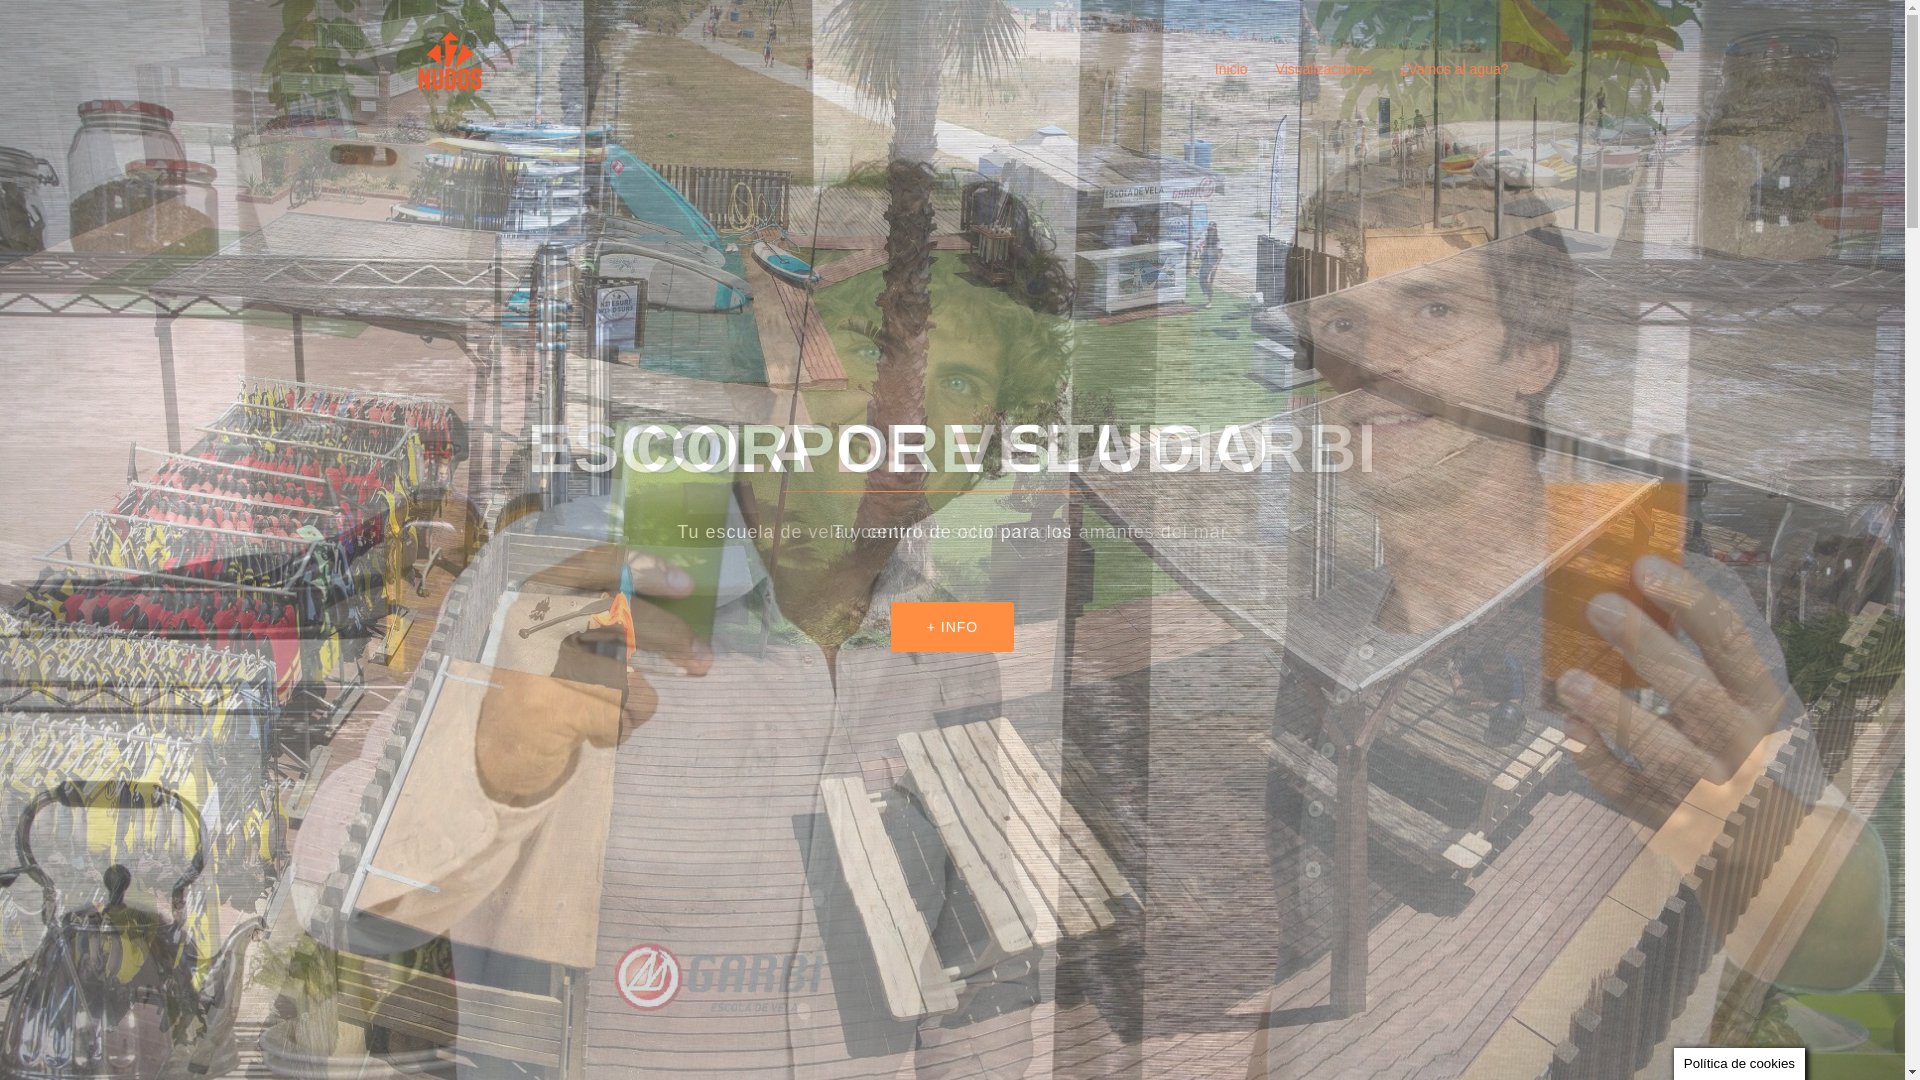 The width and height of the screenshot is (1920, 1080). What do you see at coordinates (1230, 68) in the screenshot?
I see `'Inicio'` at bounding box center [1230, 68].